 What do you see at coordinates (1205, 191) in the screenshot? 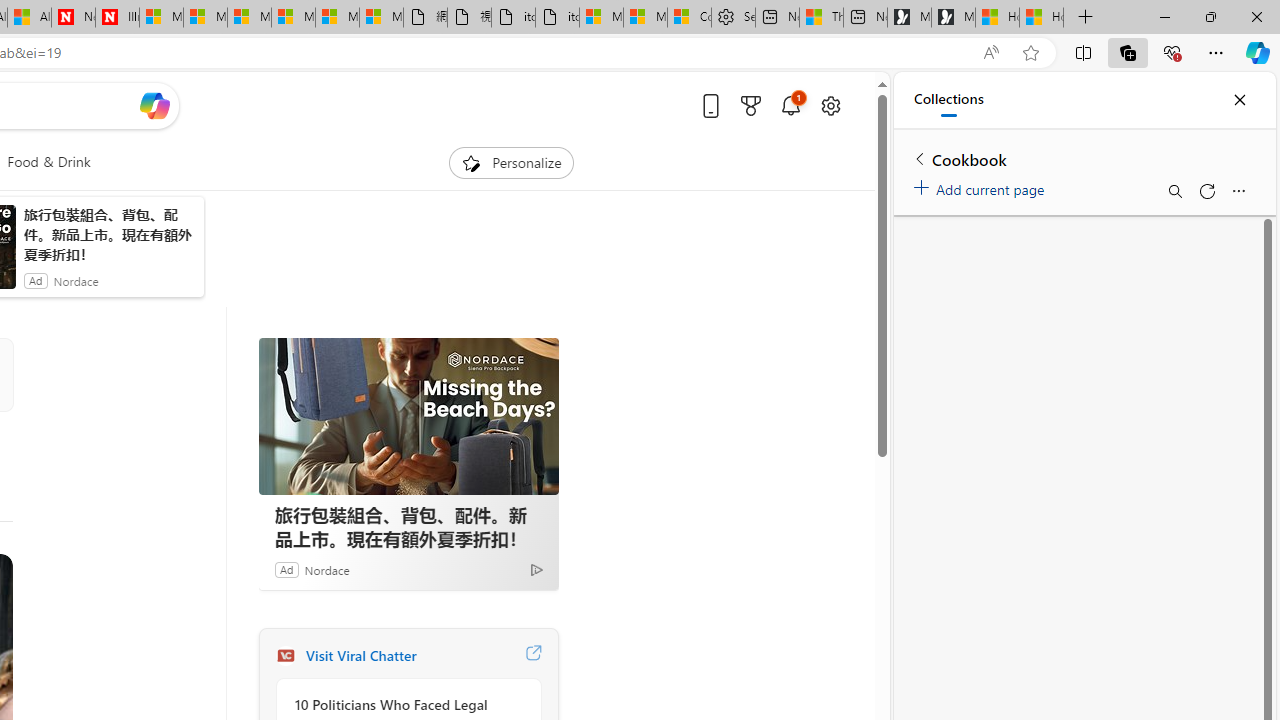
I see `'Refresh'` at bounding box center [1205, 191].